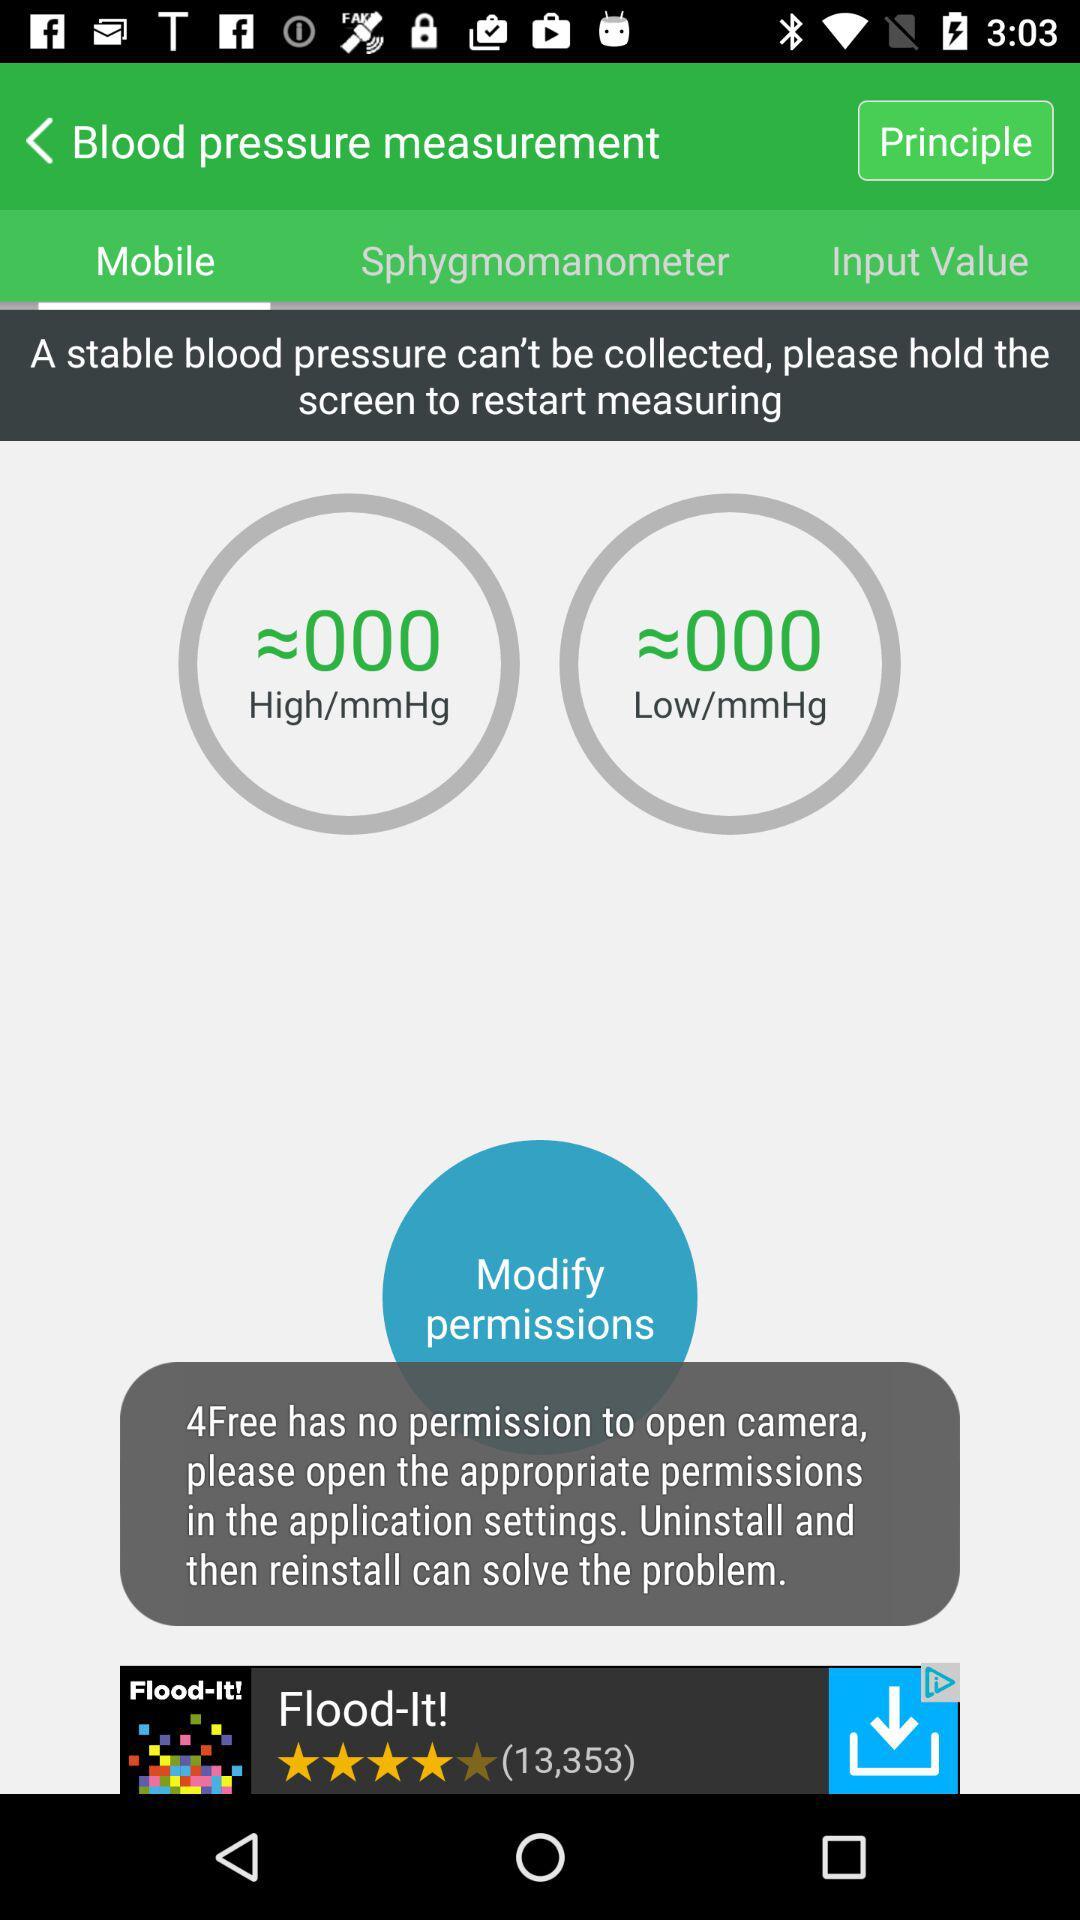 This screenshot has height=1920, width=1080. Describe the element at coordinates (540, 1727) in the screenshot. I see `the add` at that location.